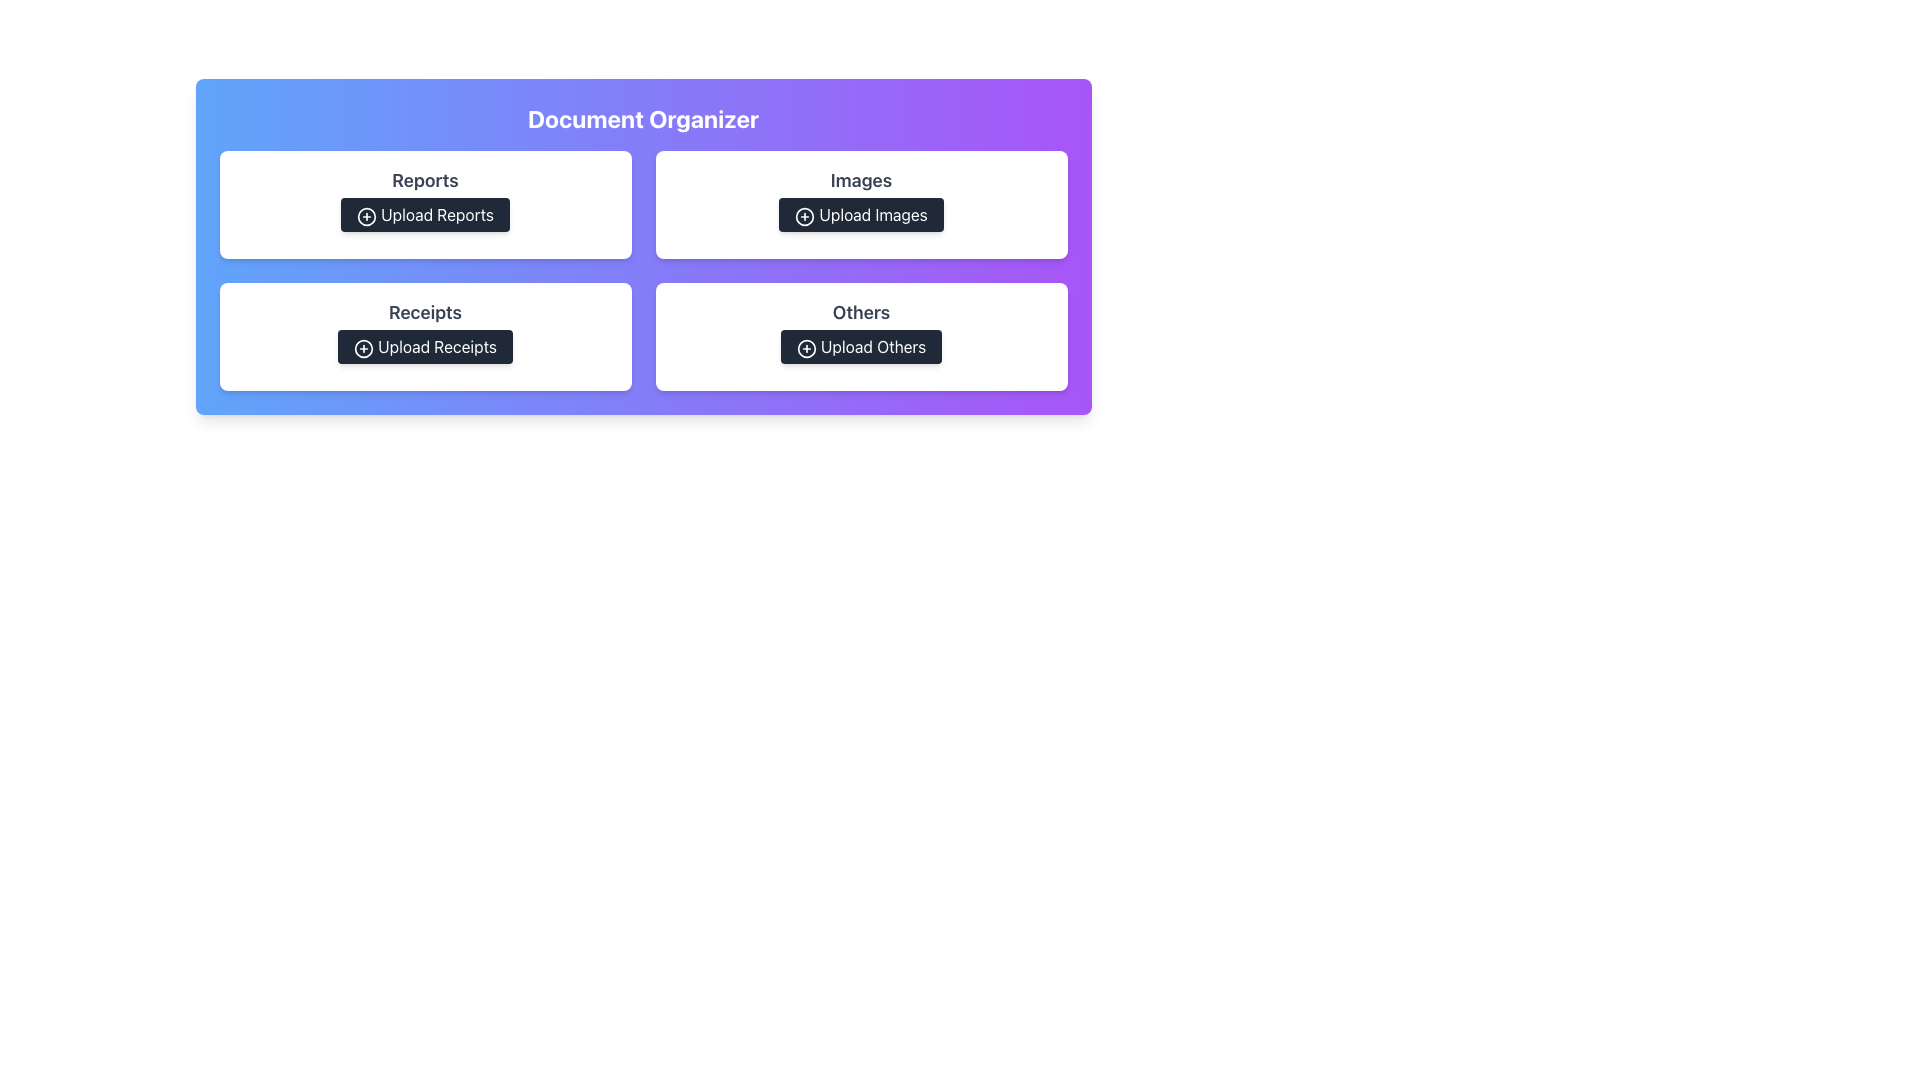 The height and width of the screenshot is (1080, 1920). What do you see at coordinates (861, 204) in the screenshot?
I see `the upload button on the second card in the grid layout, which allows users to upload image files` at bounding box center [861, 204].